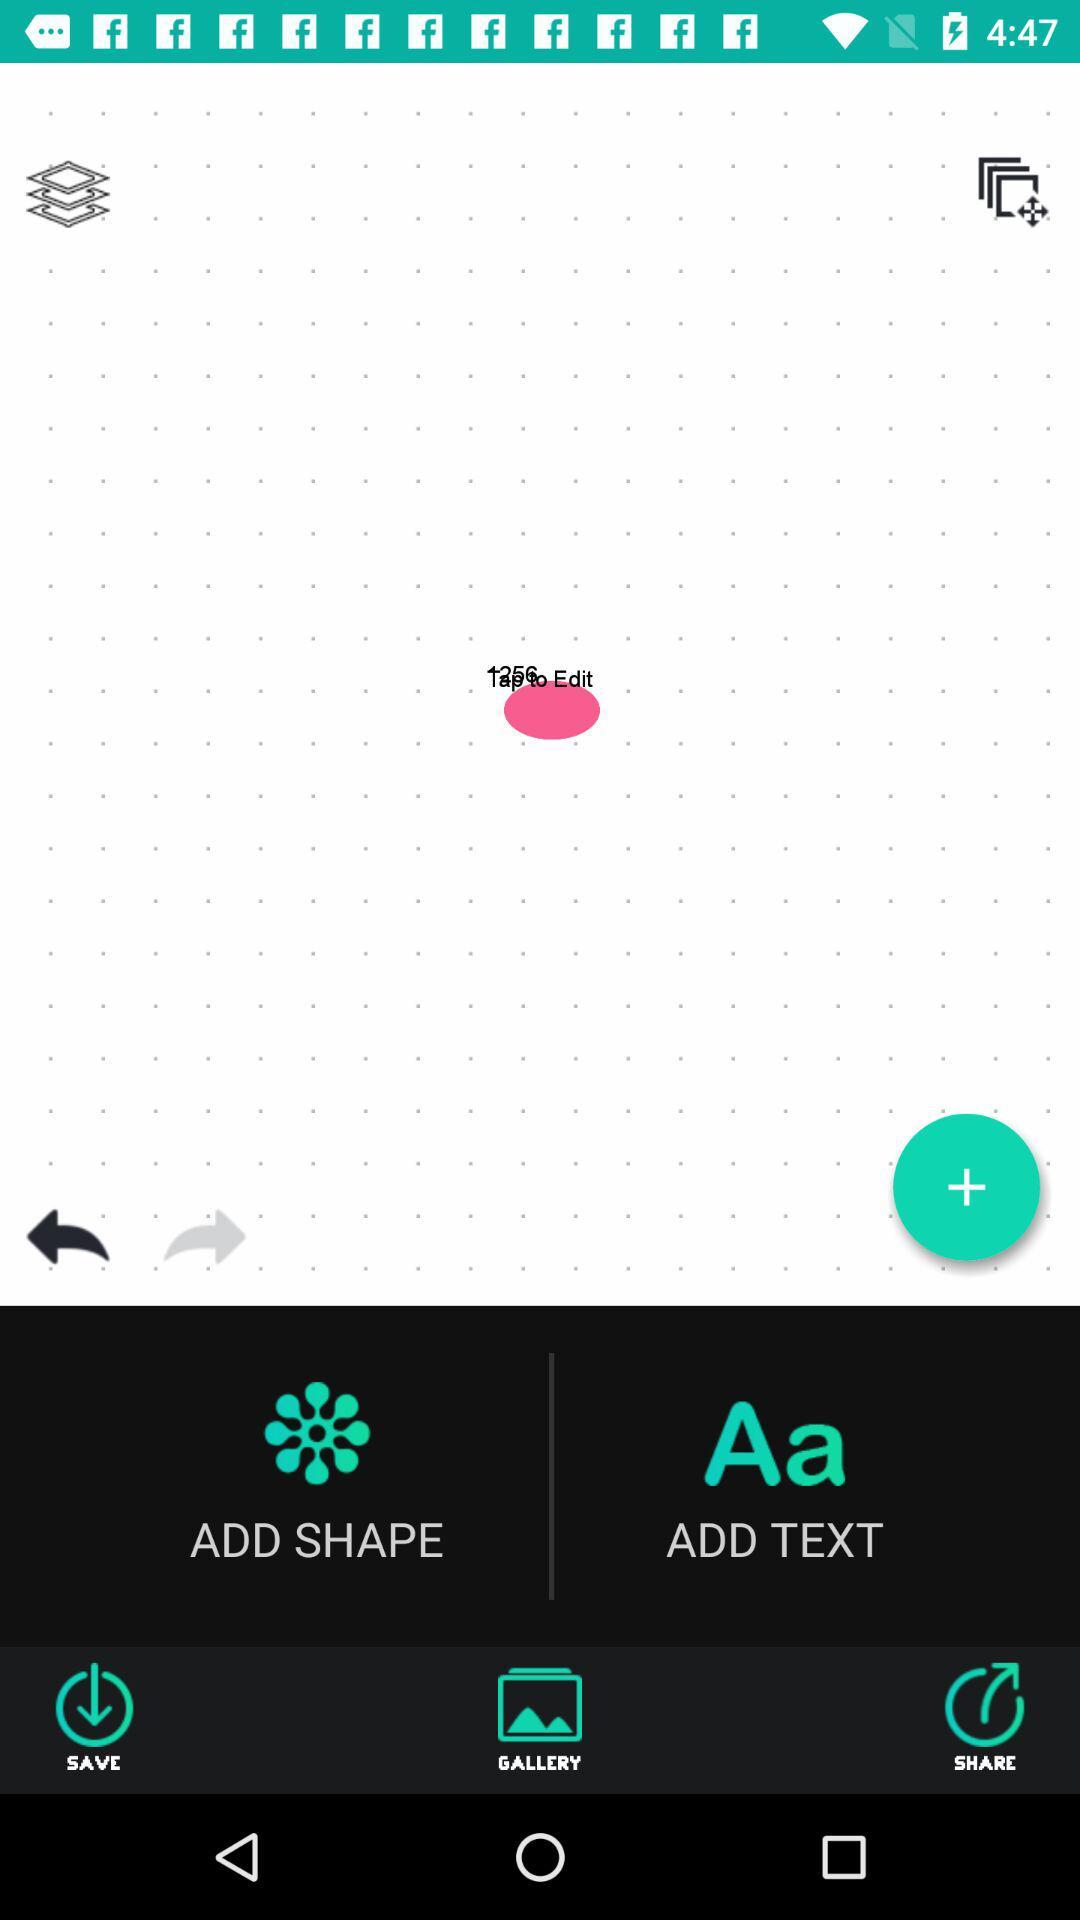  I want to click on layer images shapes or text in a layout, so click(67, 194).